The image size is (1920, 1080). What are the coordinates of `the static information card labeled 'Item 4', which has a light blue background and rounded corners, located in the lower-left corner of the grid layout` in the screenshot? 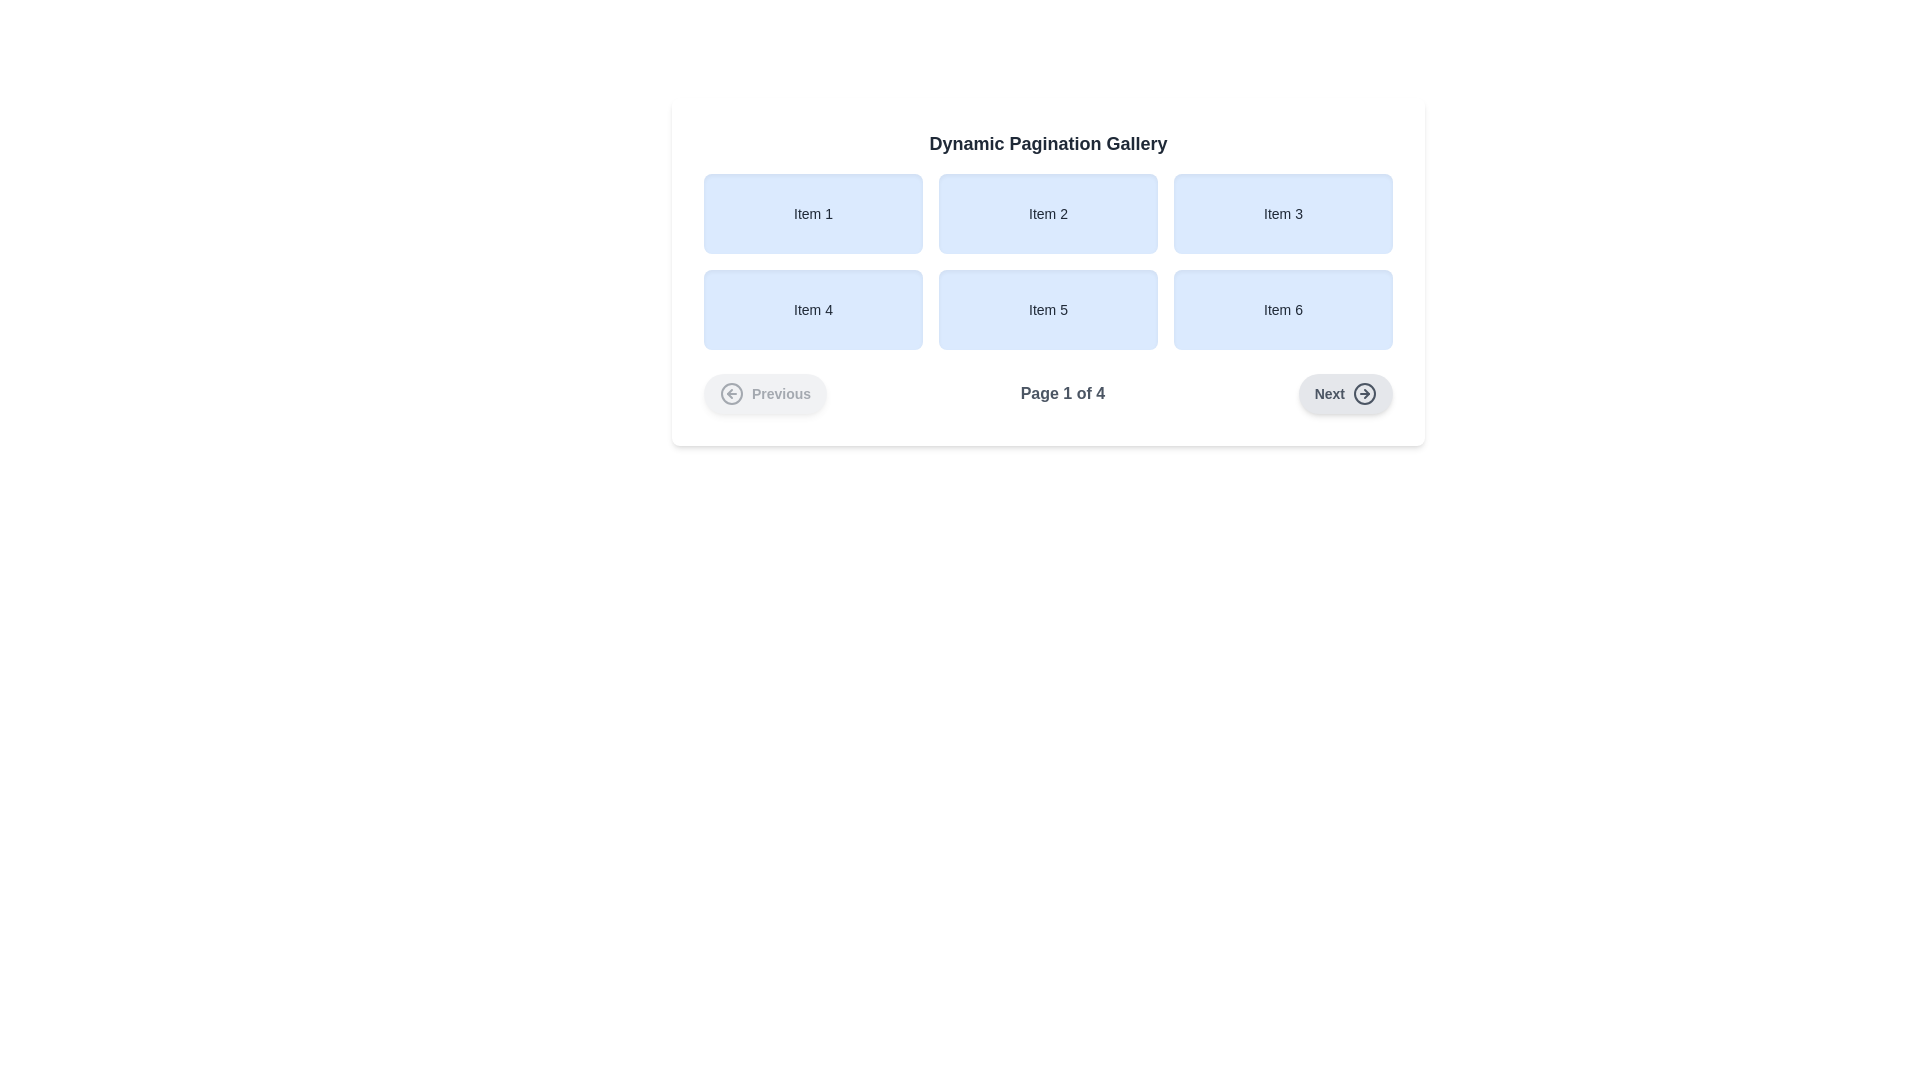 It's located at (813, 309).